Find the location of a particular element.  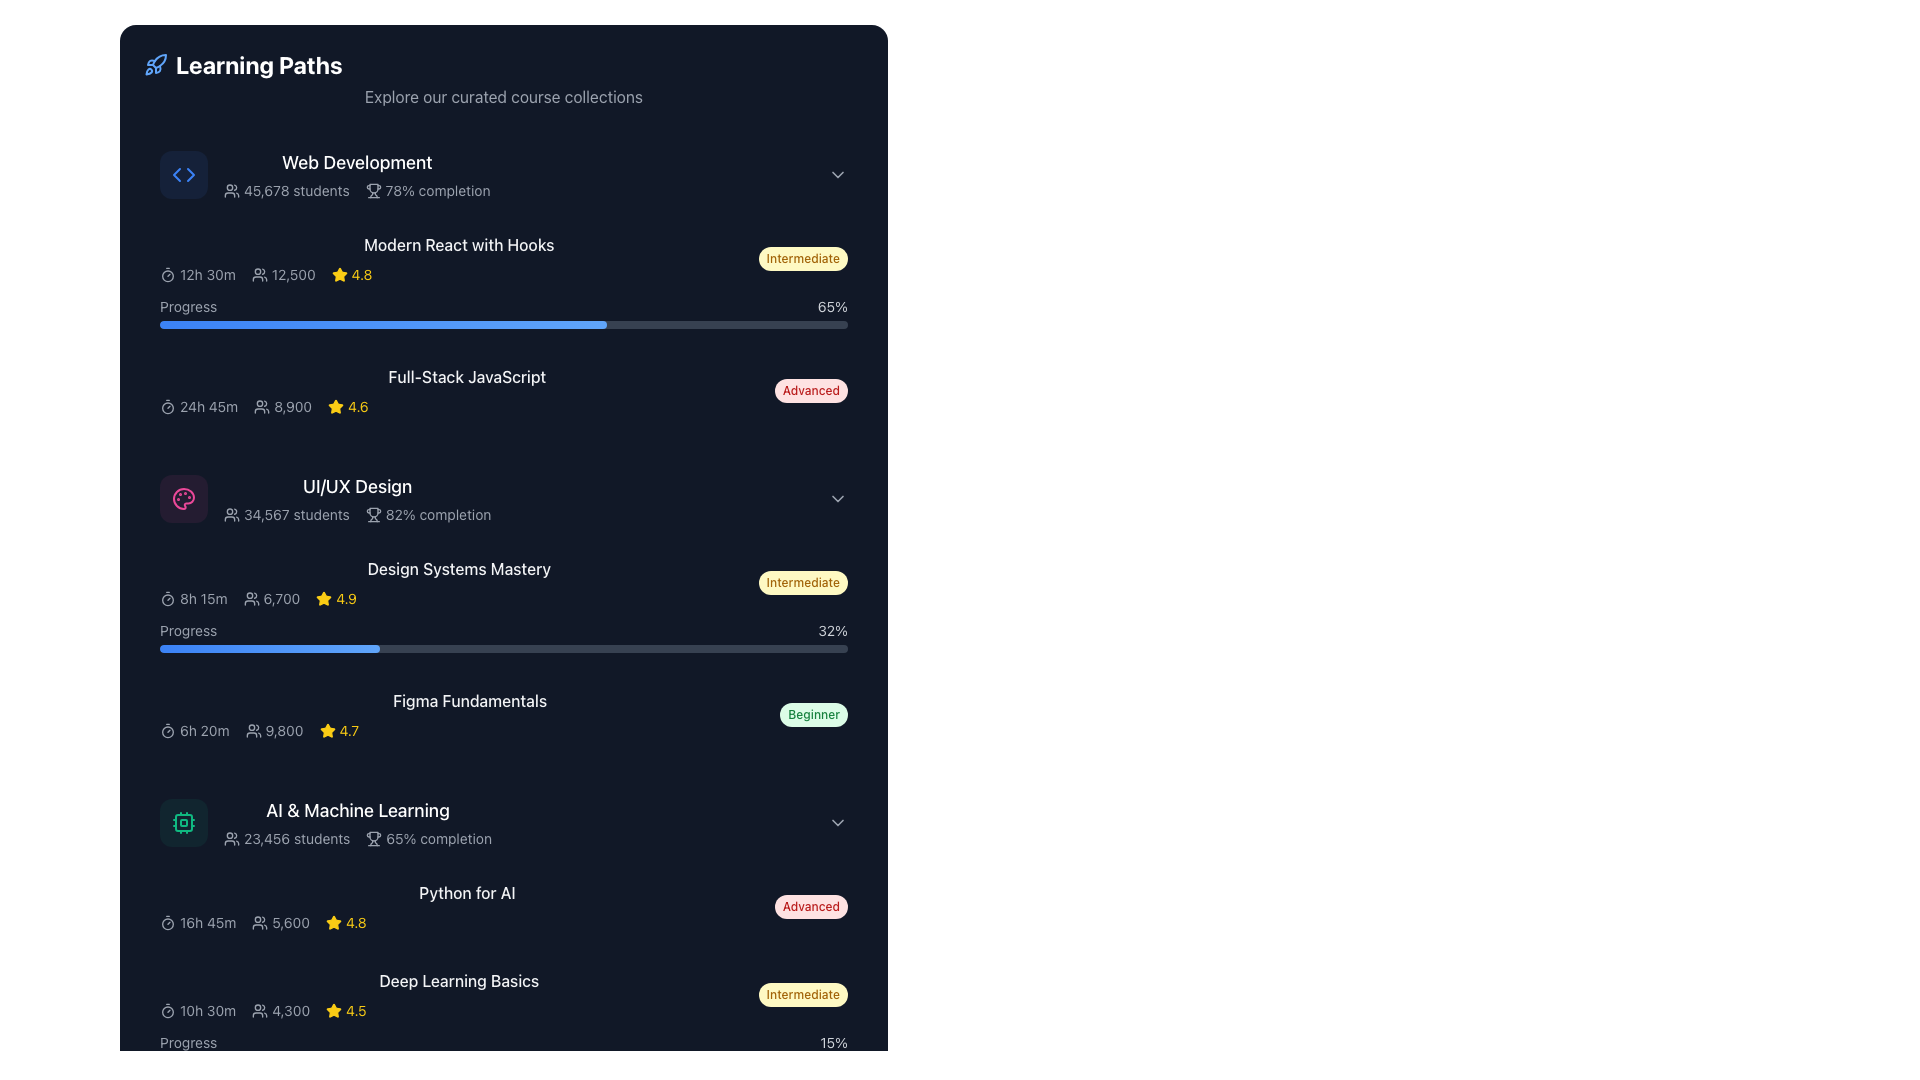

the 'AI & Machine Learning' card is located at coordinates (504, 822).